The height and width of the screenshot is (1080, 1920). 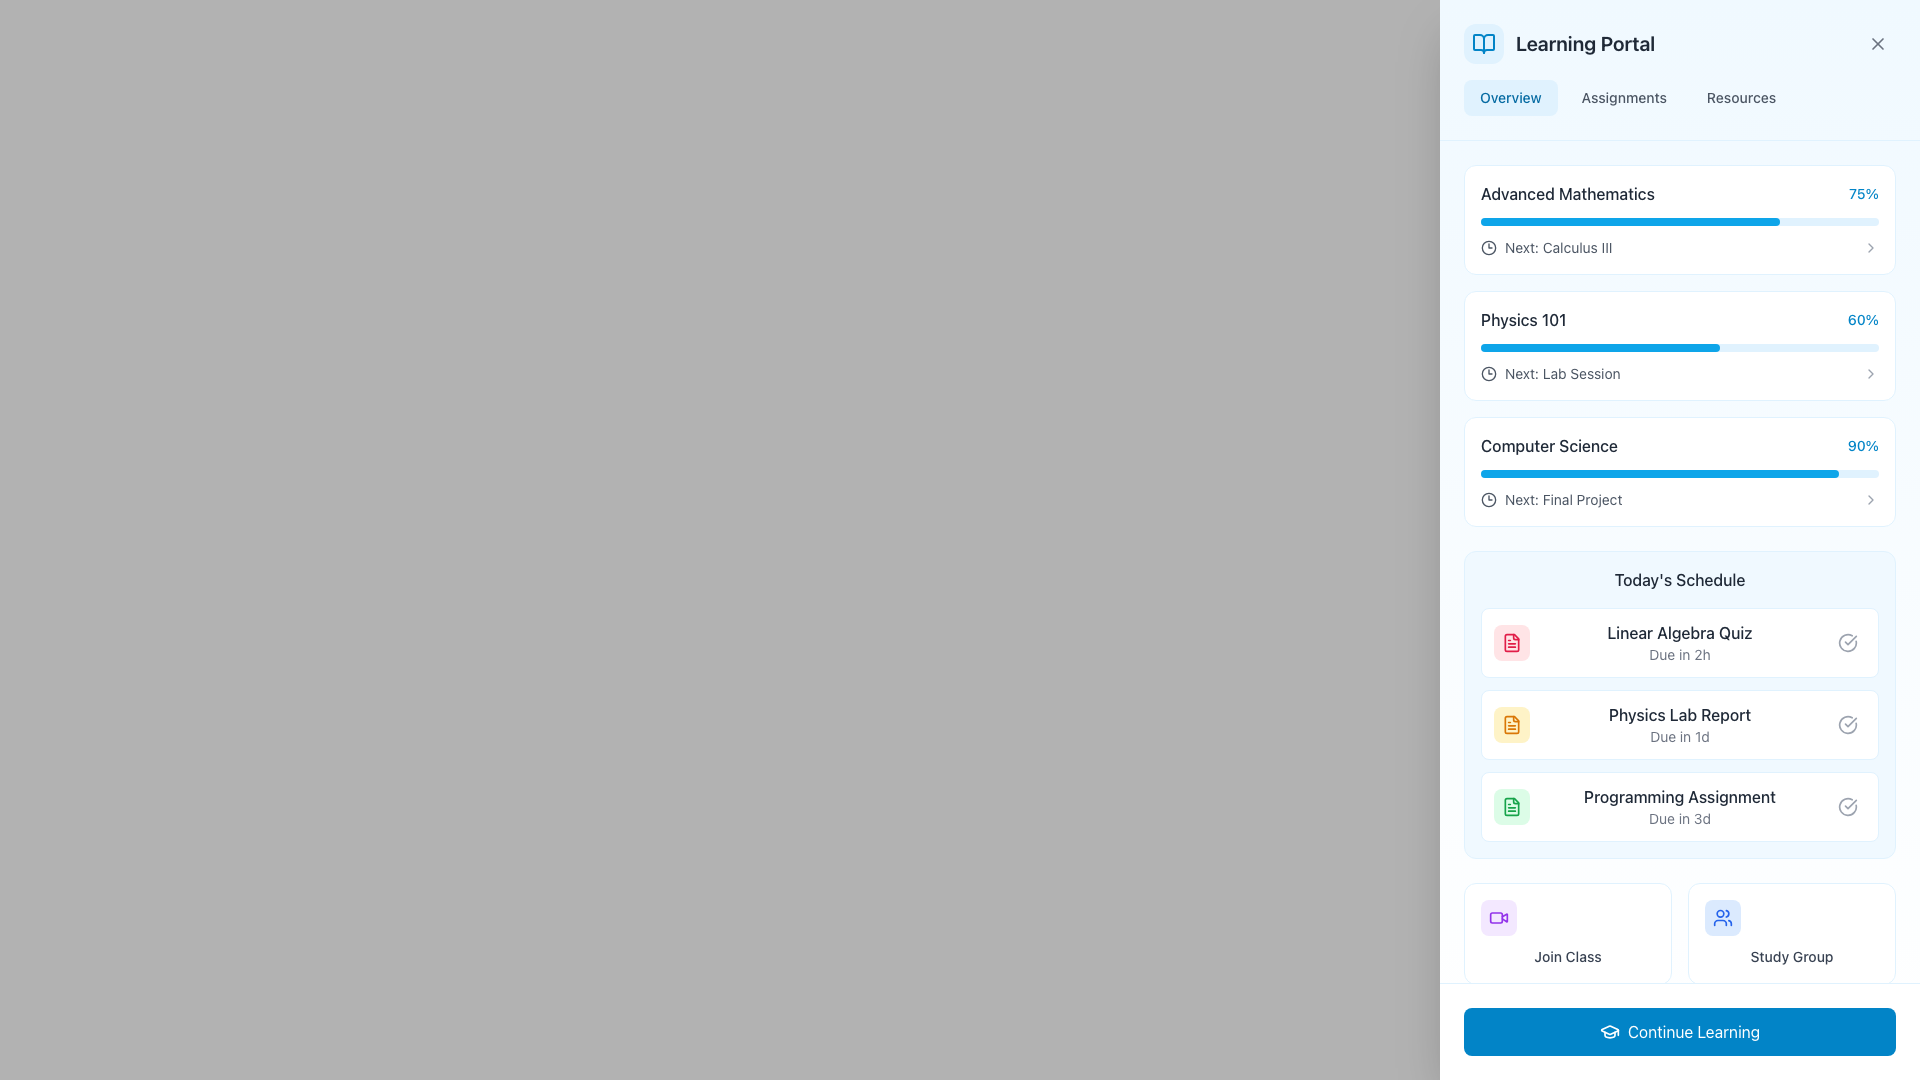 What do you see at coordinates (1847, 805) in the screenshot?
I see `the circular gray icon with a checkmark inside, located on the right side of the 'Today's Schedule' section, next to the text 'Programming Assignment Due in 3d'` at bounding box center [1847, 805].